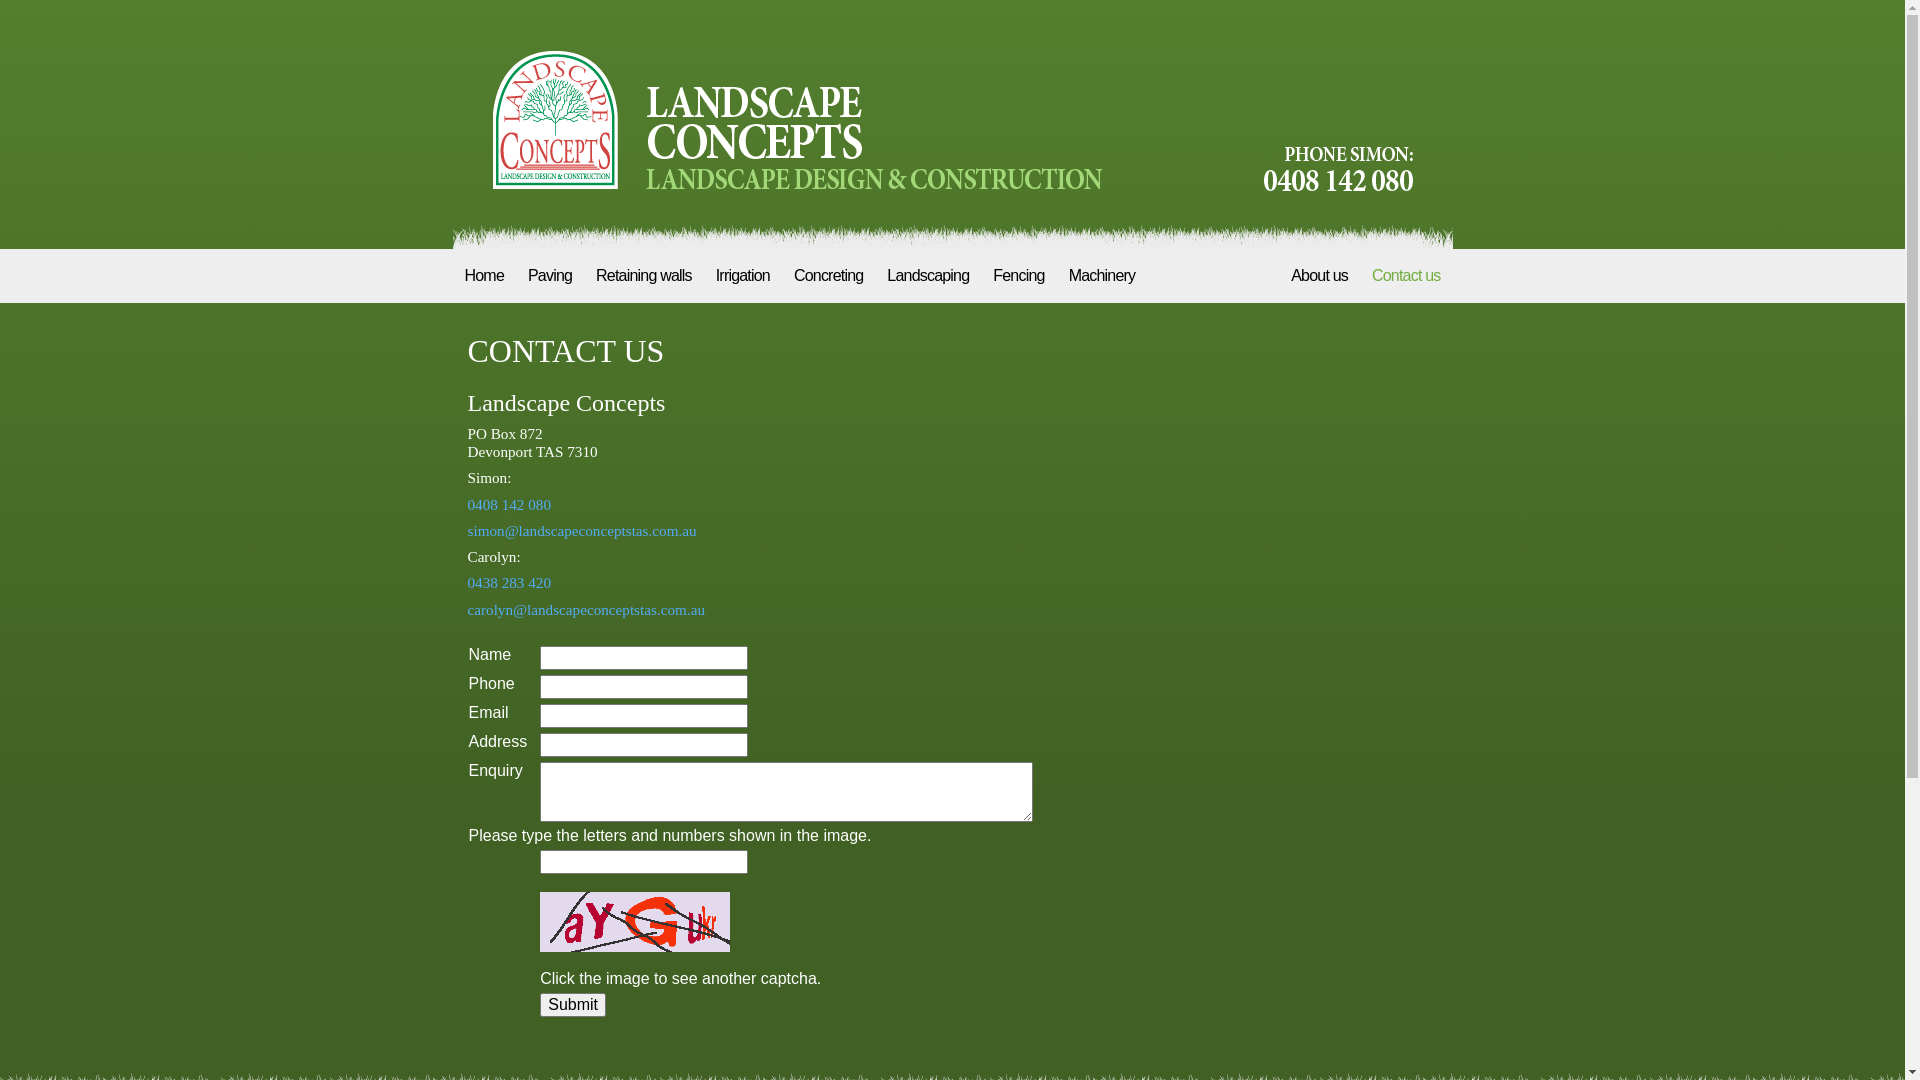 Image resolution: width=1920 pixels, height=1080 pixels. What do you see at coordinates (509, 582) in the screenshot?
I see `'0438 283 420'` at bounding box center [509, 582].